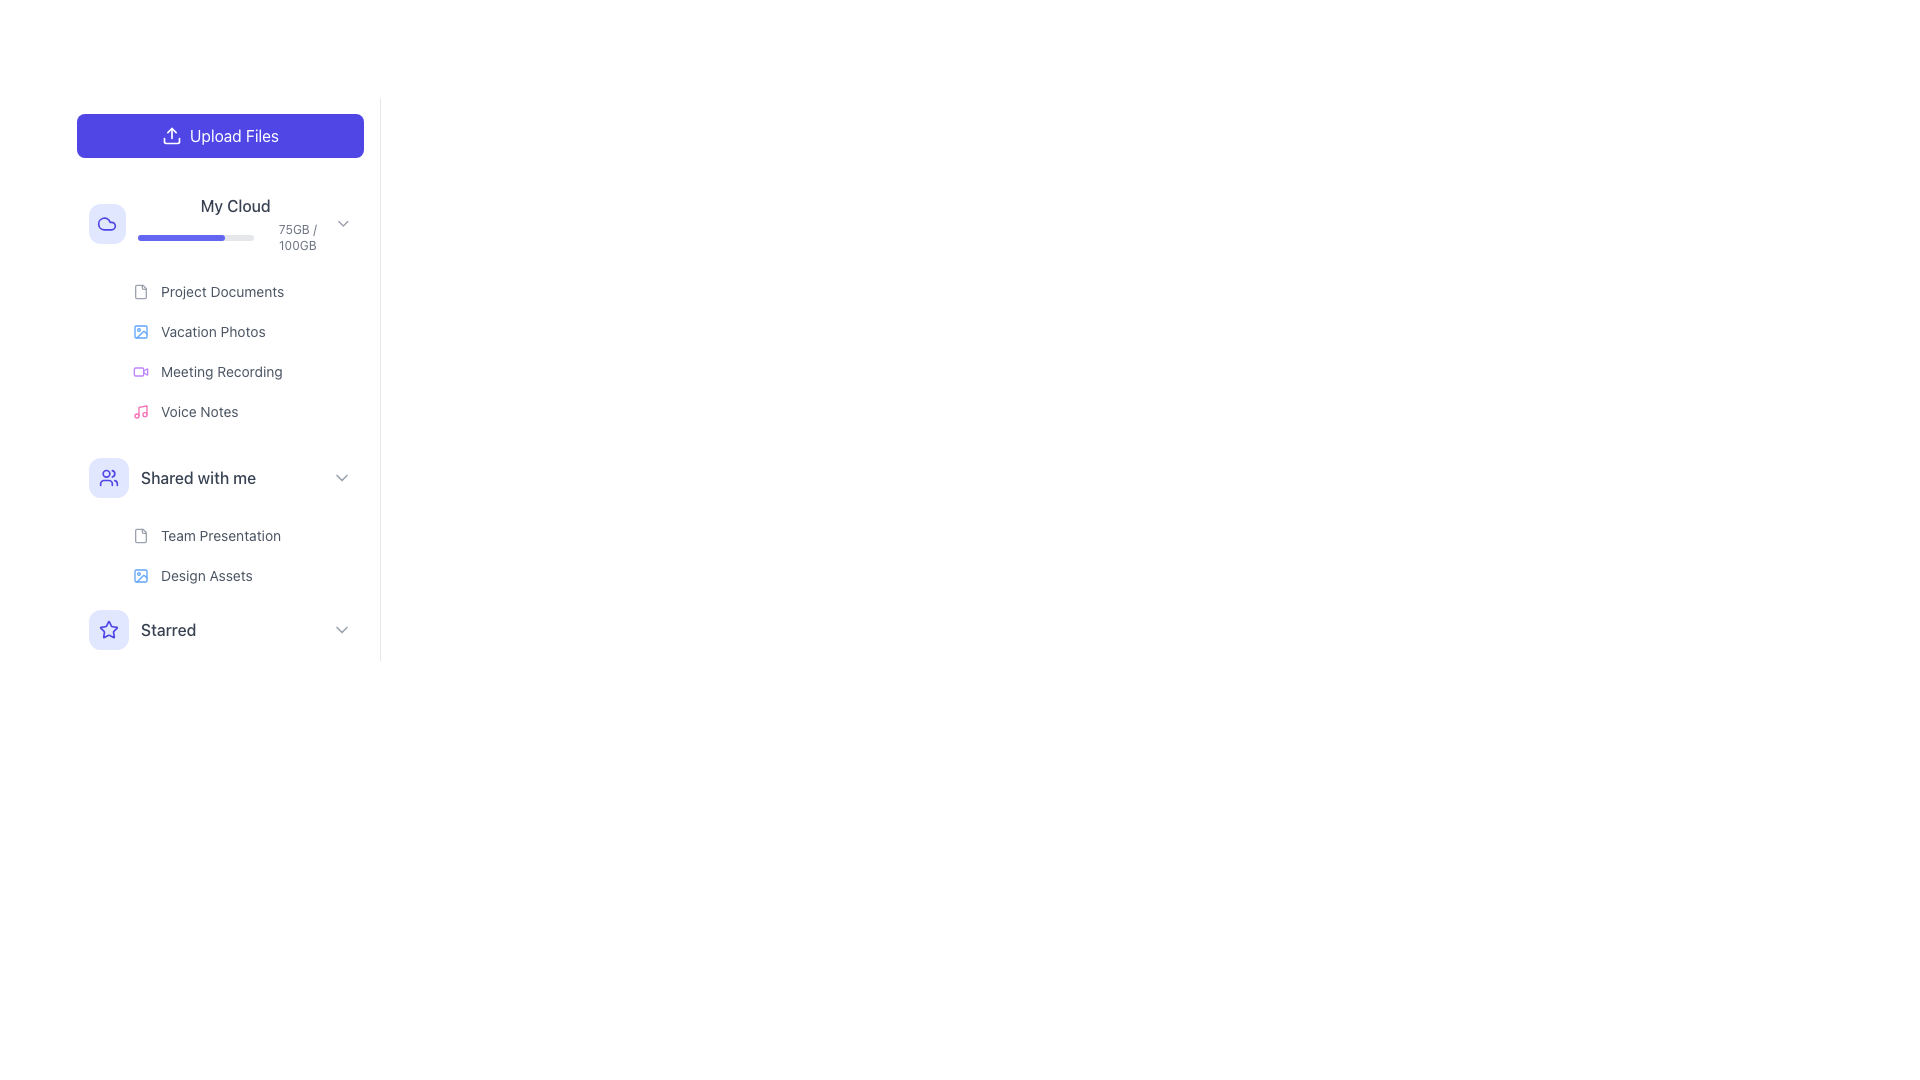 This screenshot has height=1080, width=1920. Describe the element at coordinates (296, 237) in the screenshot. I see `text label indicating the current and maximum storage usage values, positioned to the right of the horizontal progress bar and above the 'My Cloud' label in the left-hand navigation panel` at that location.